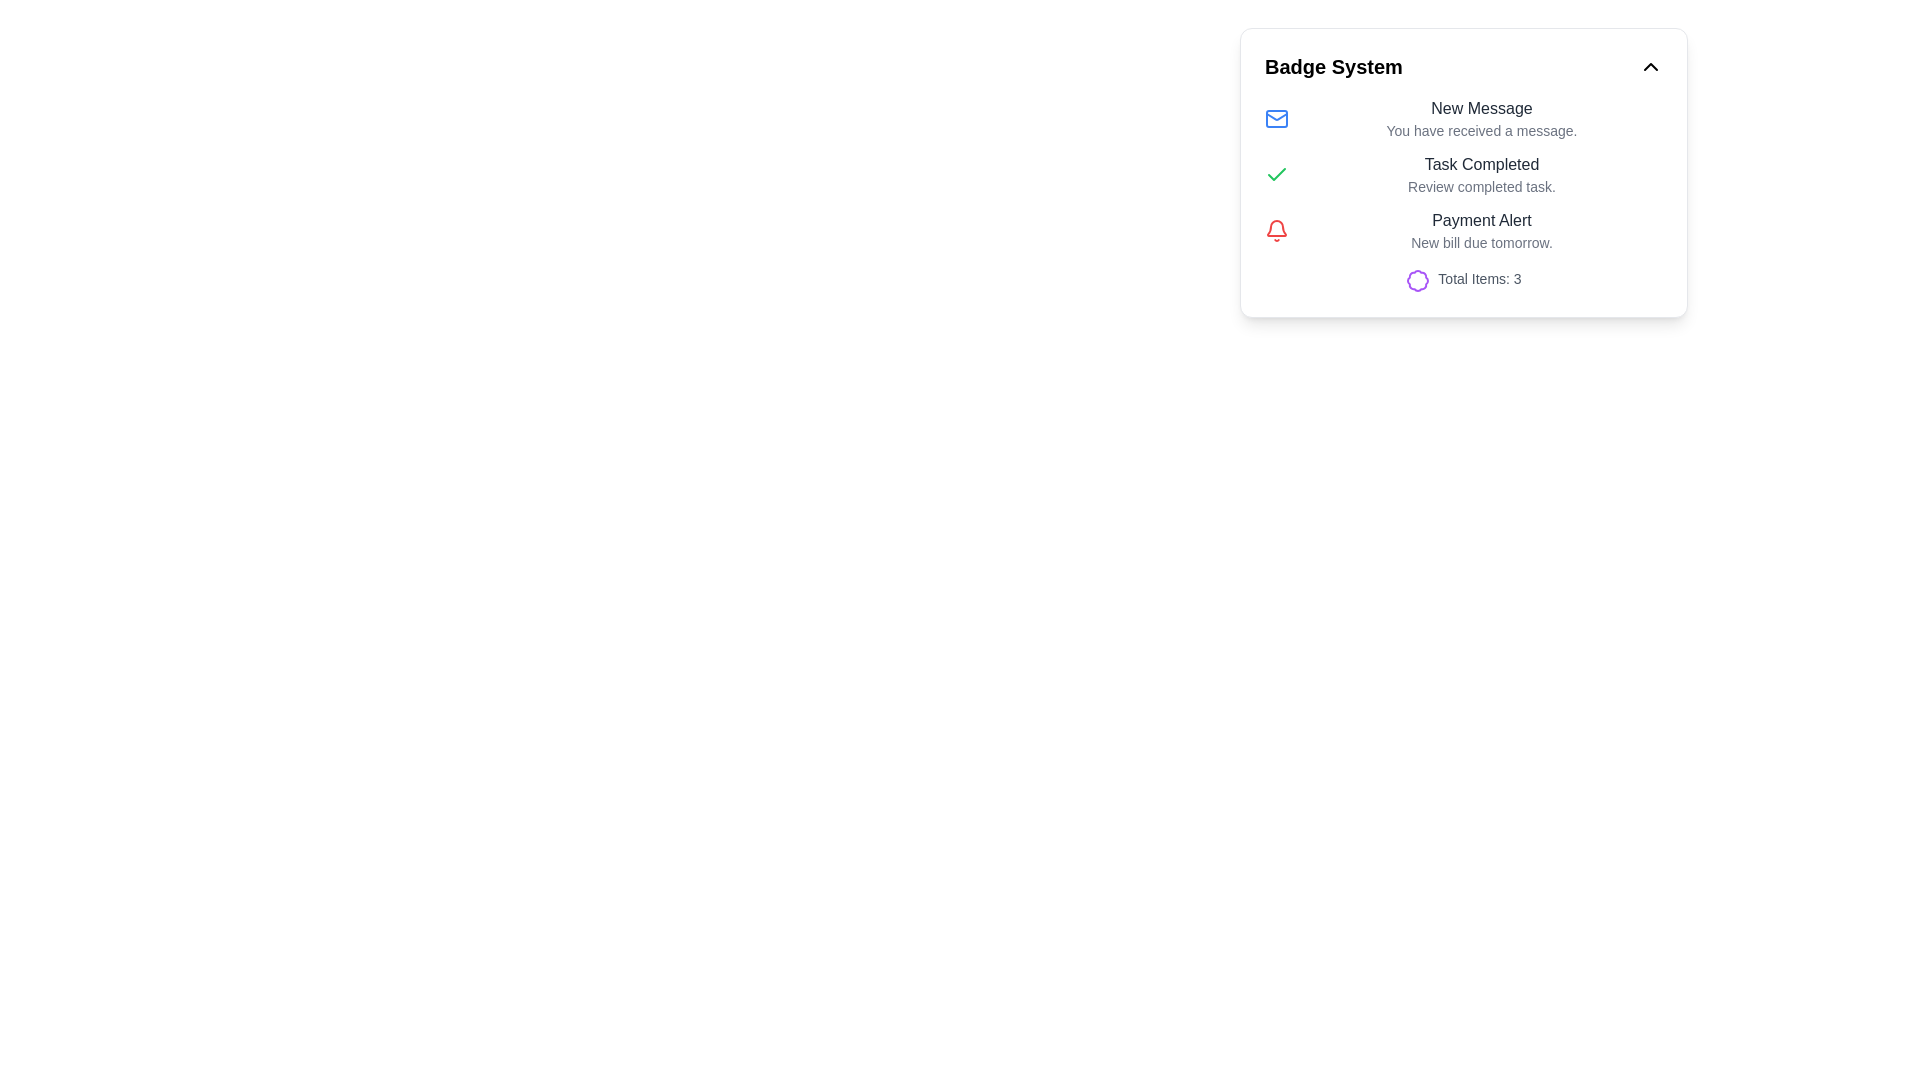  What do you see at coordinates (1275, 119) in the screenshot?
I see `the blue mail envelope icon located at the top-left corner of the 'Badge System' UI component to interact with the notification` at bounding box center [1275, 119].